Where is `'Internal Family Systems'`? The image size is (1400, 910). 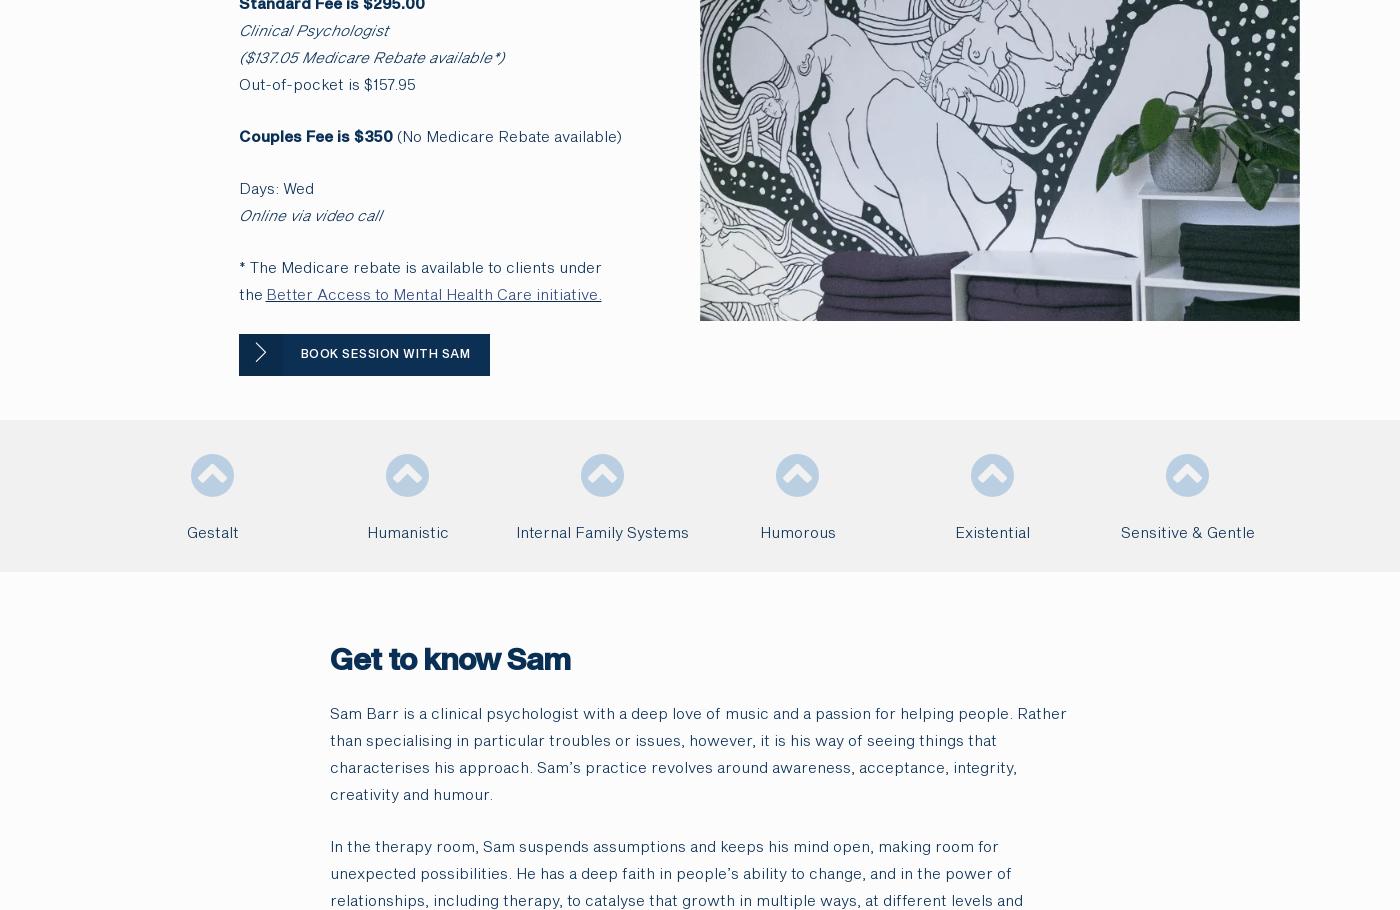
'Internal Family Systems' is located at coordinates (516, 531).